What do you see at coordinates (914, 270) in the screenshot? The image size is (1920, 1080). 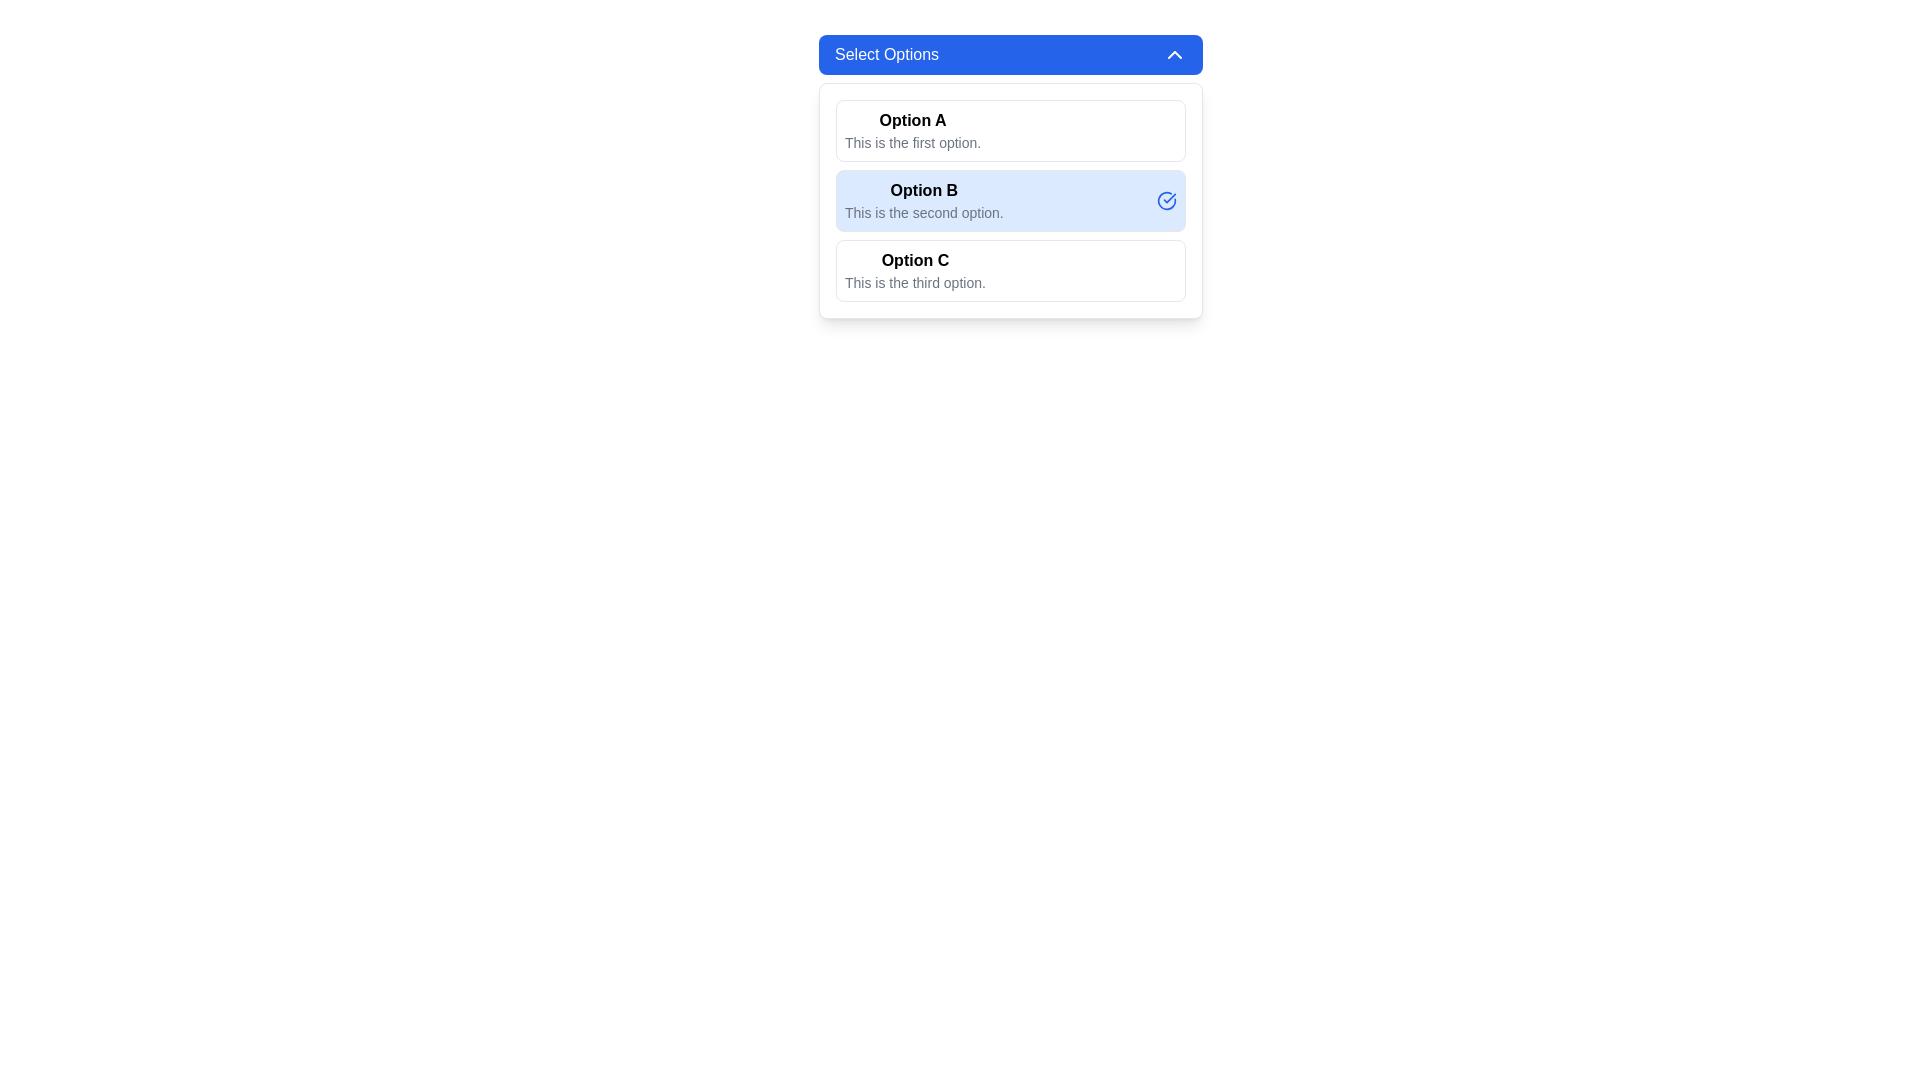 I see `the third option in the dropdown list, which is an informational text block located below 'Option B'` at bounding box center [914, 270].